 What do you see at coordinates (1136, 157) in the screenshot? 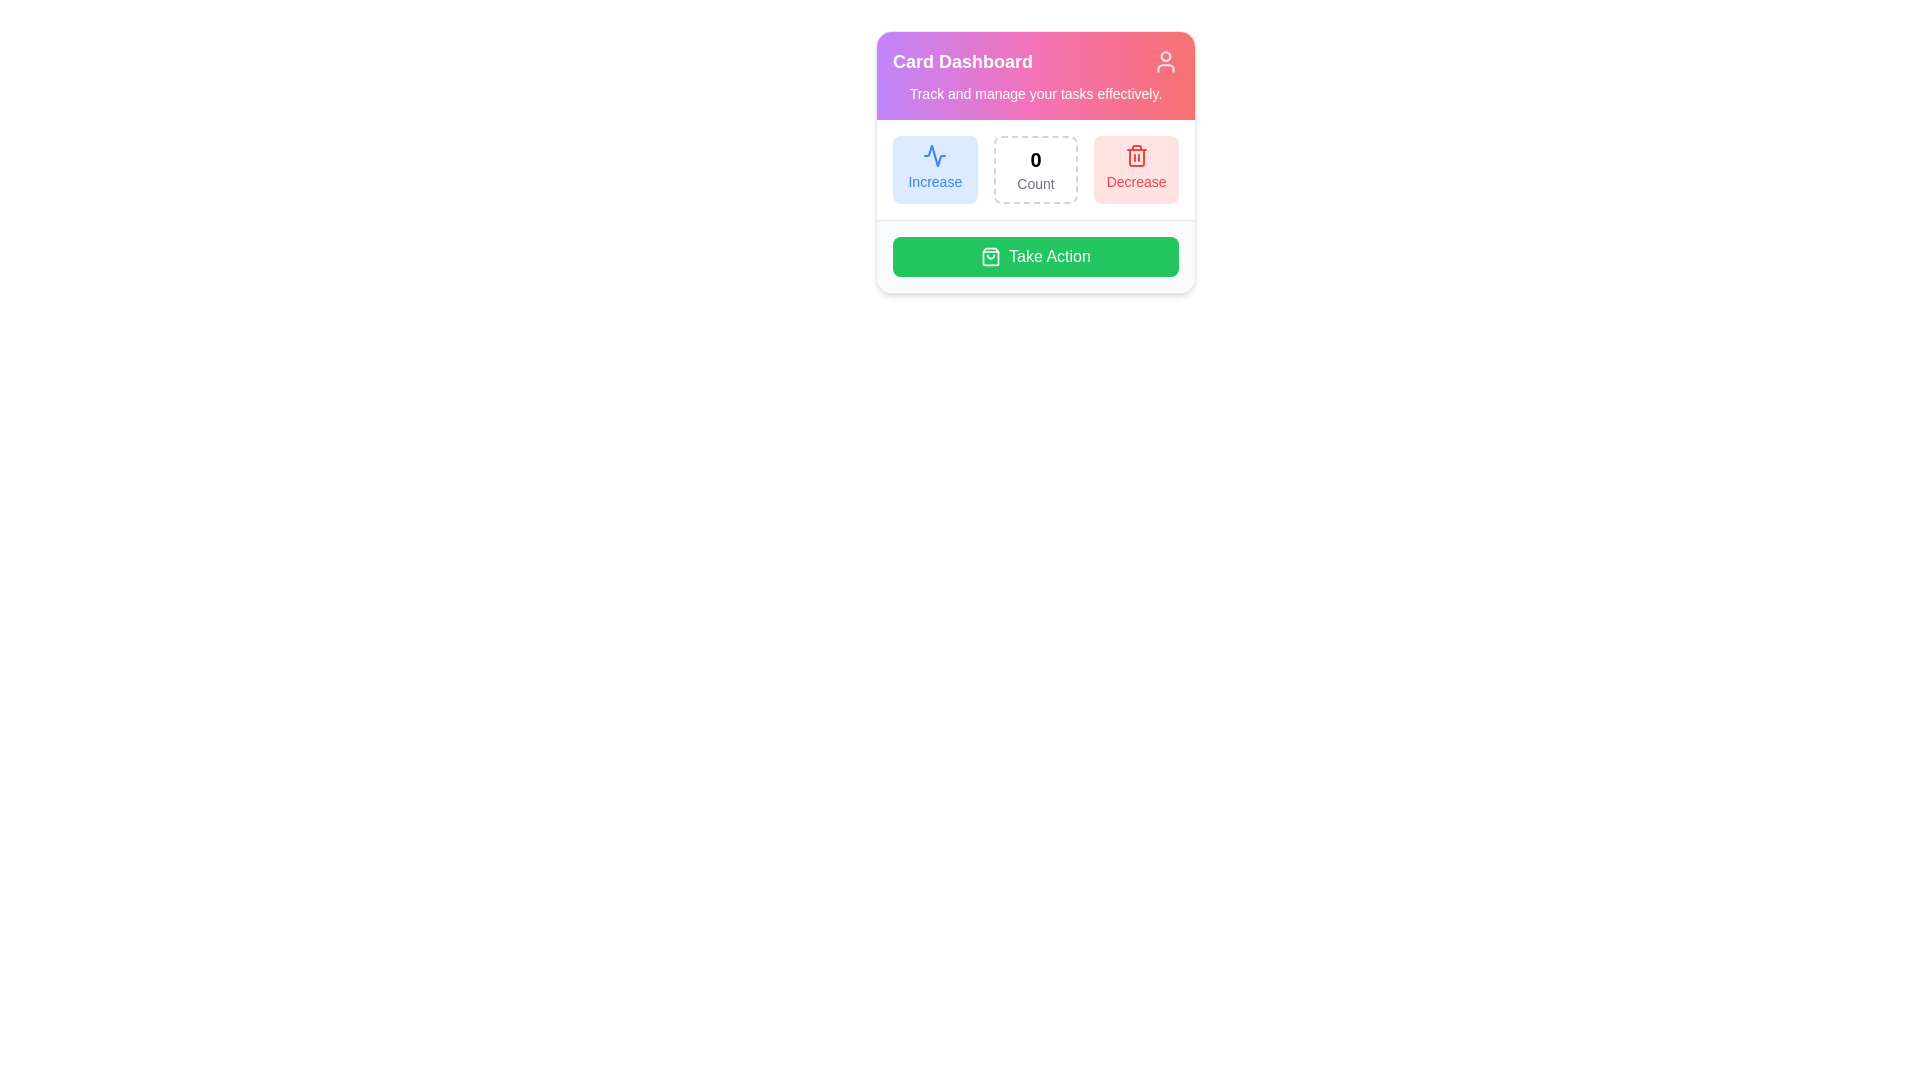
I see `the delete icon located in the top right corner of the card layout, which represents a removal or delete action` at bounding box center [1136, 157].